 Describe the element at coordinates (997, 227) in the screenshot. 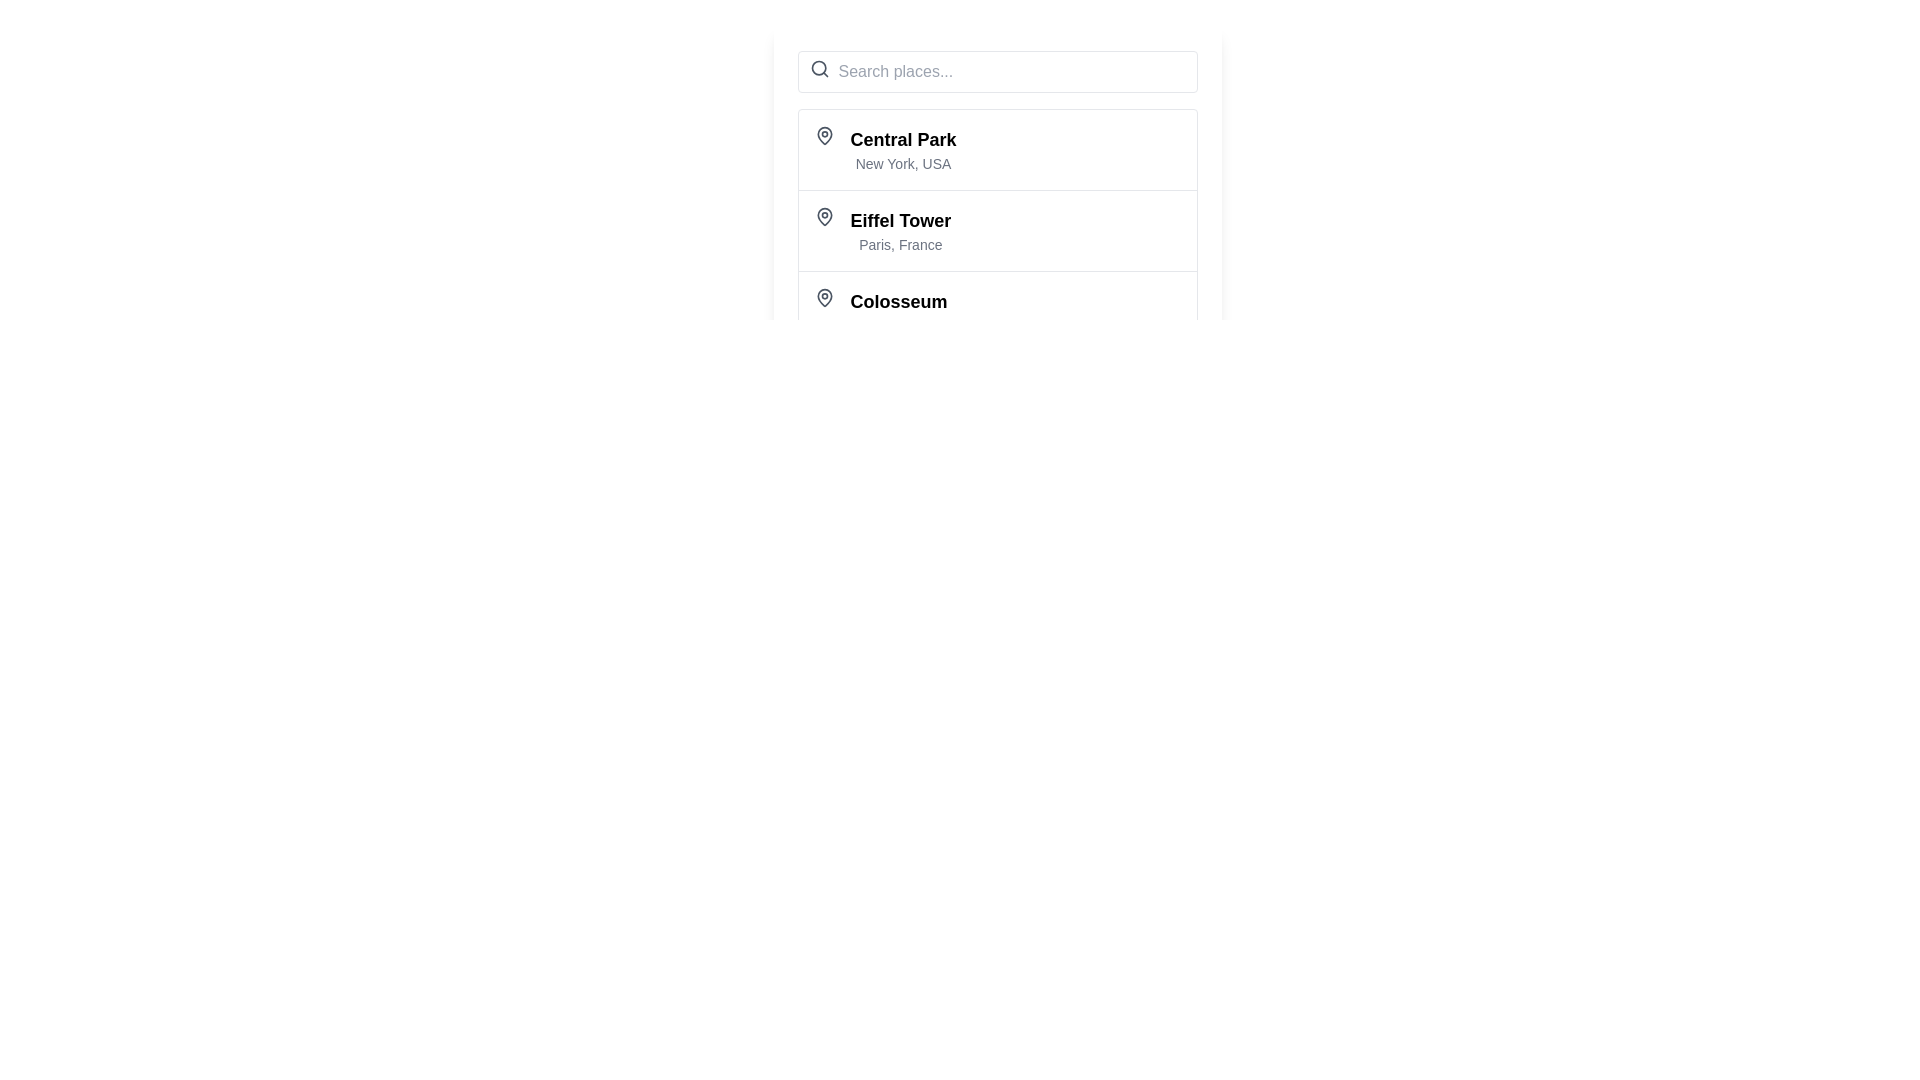

I see `the selectable list item representing the 'Eiffel Tower' location` at that location.